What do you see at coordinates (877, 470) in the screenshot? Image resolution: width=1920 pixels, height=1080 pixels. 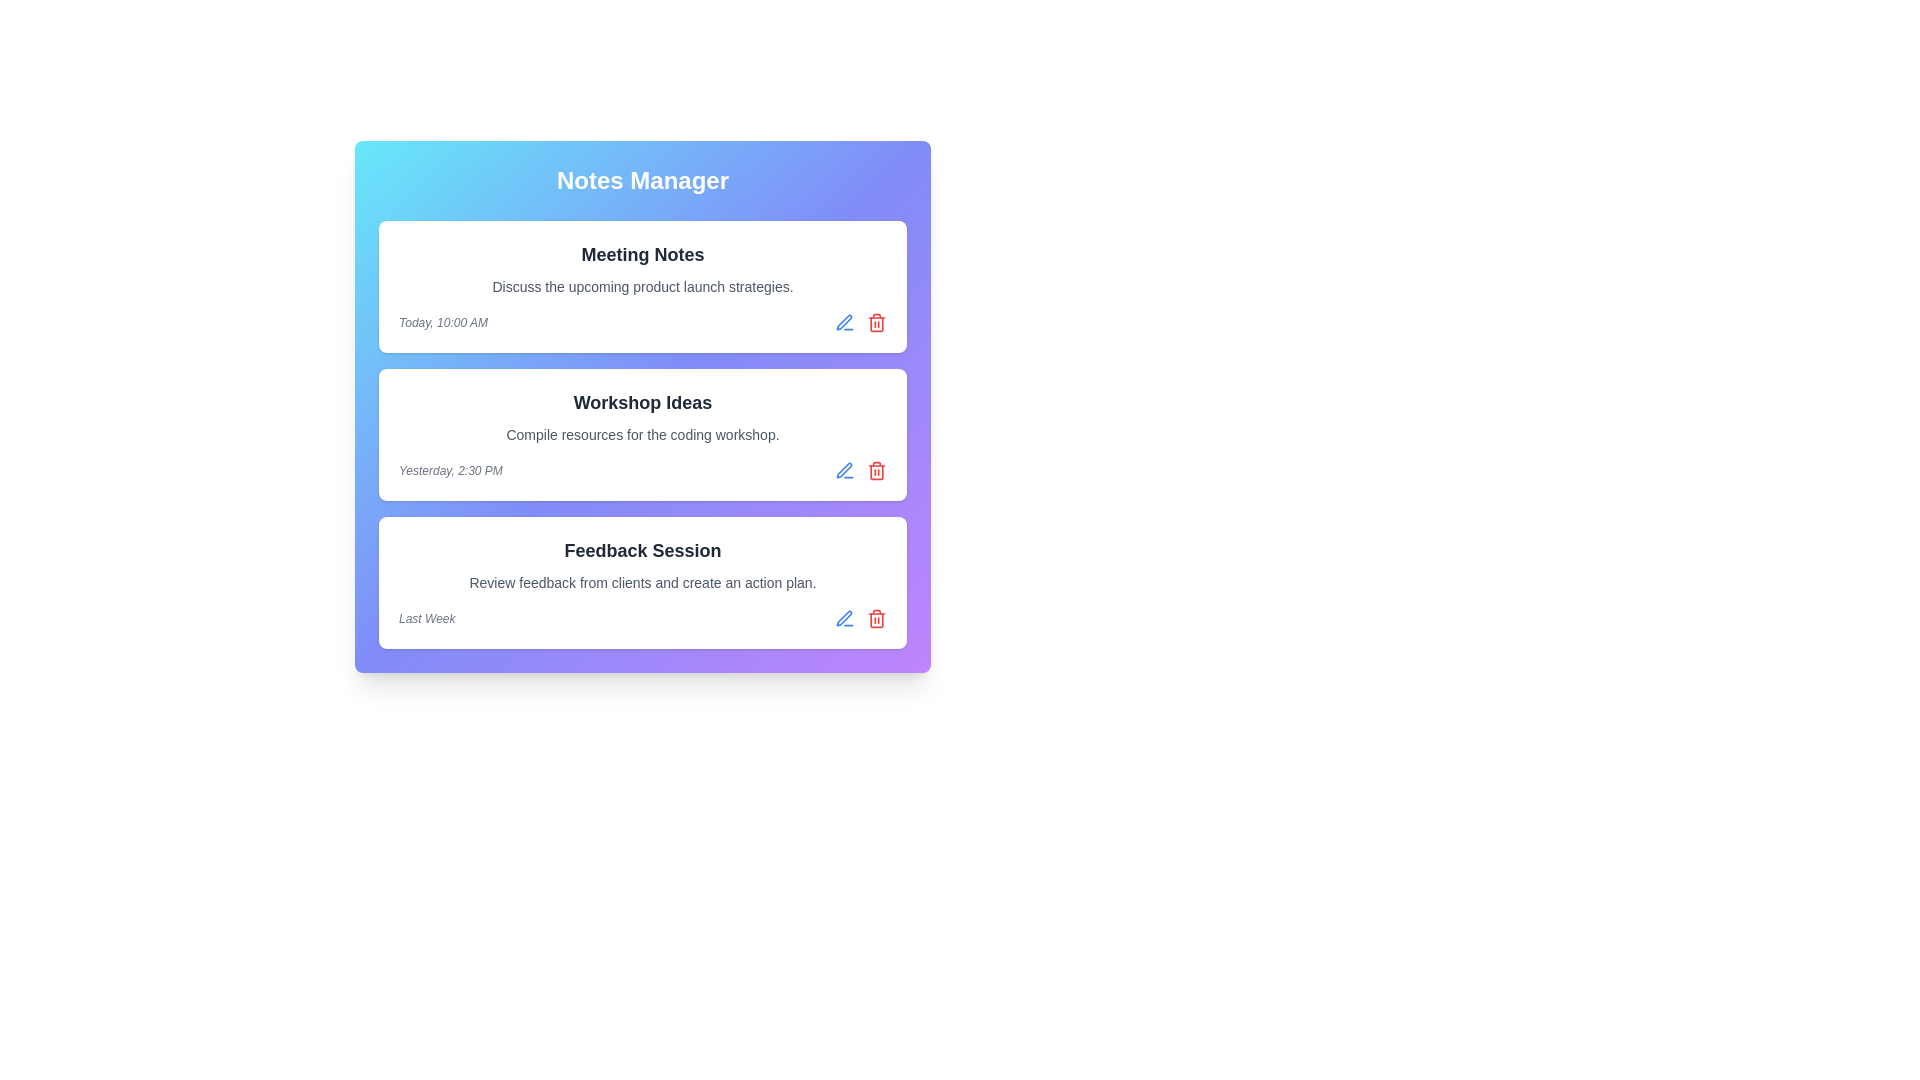 I see `the trash icon of the note titled Workshop Ideas to delete it` at bounding box center [877, 470].